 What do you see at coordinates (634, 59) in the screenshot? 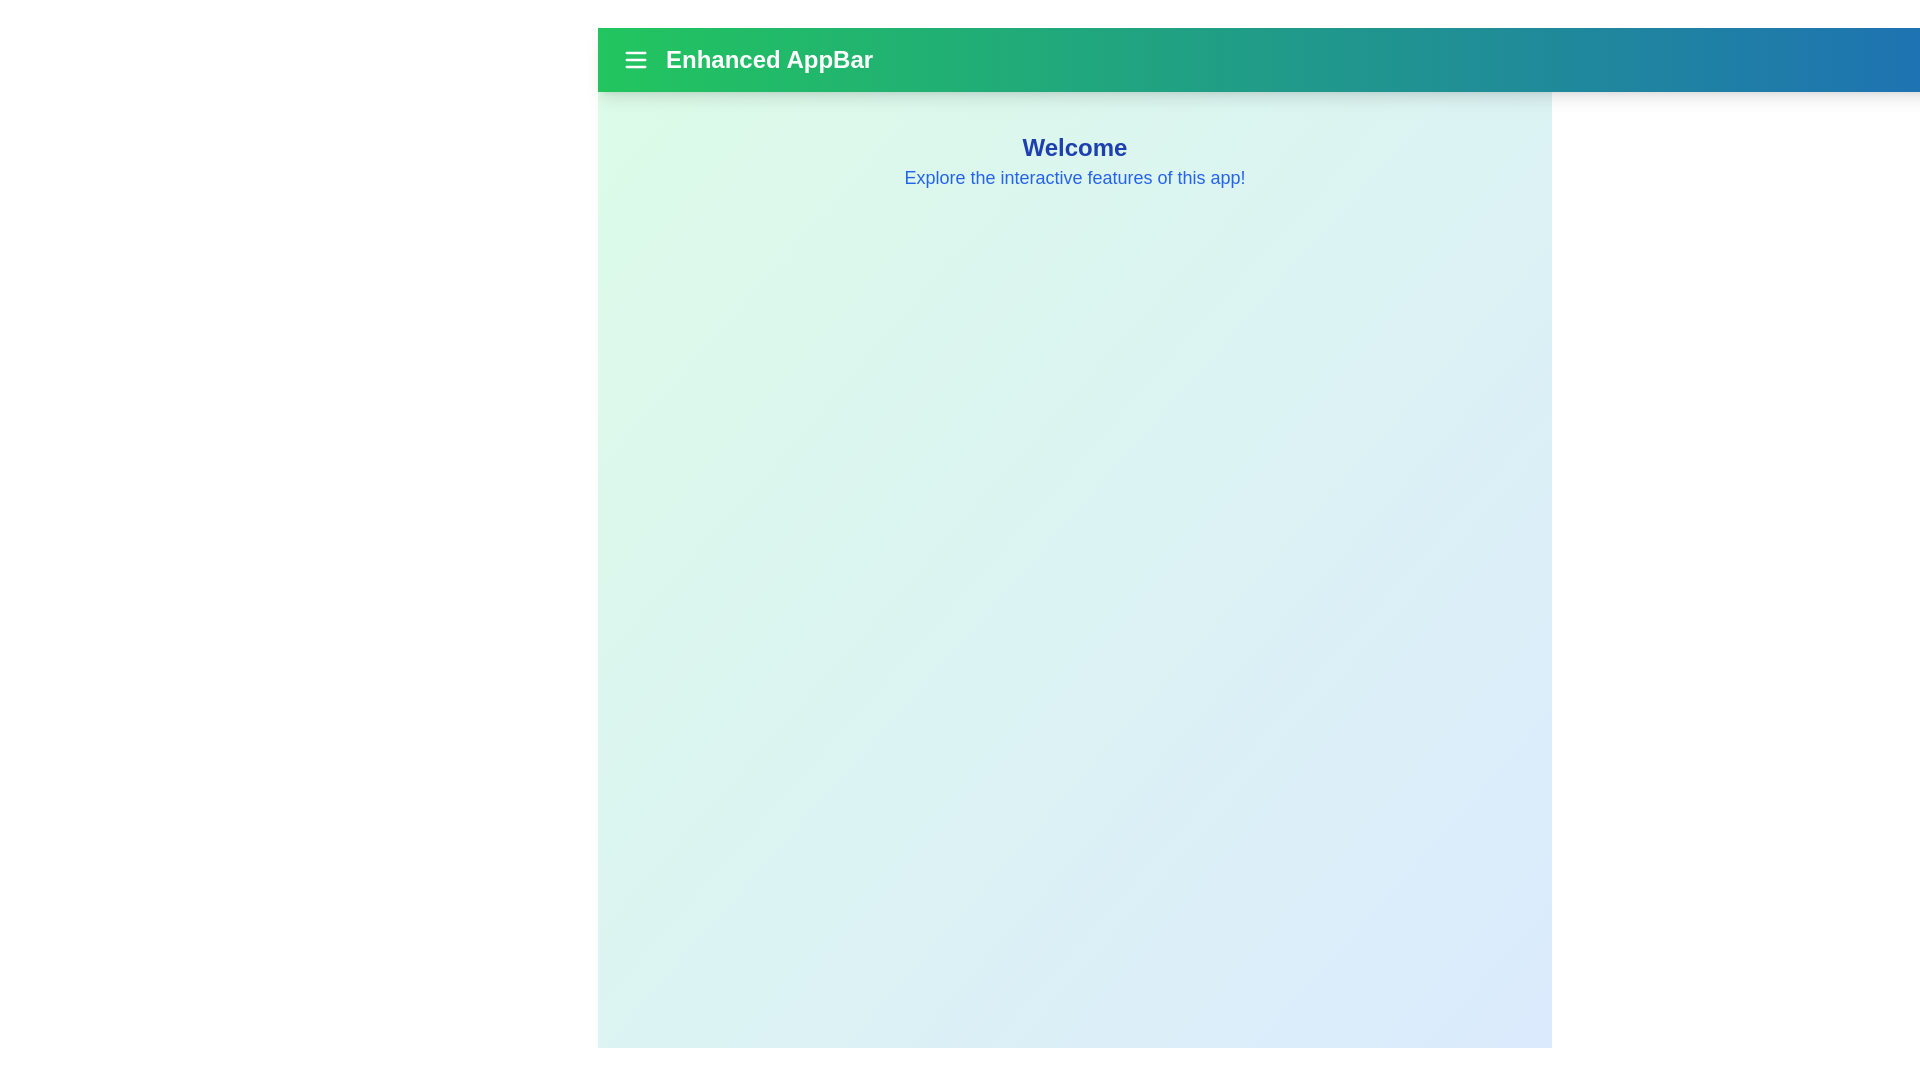
I see `the menu icon to toggle the side menu` at bounding box center [634, 59].